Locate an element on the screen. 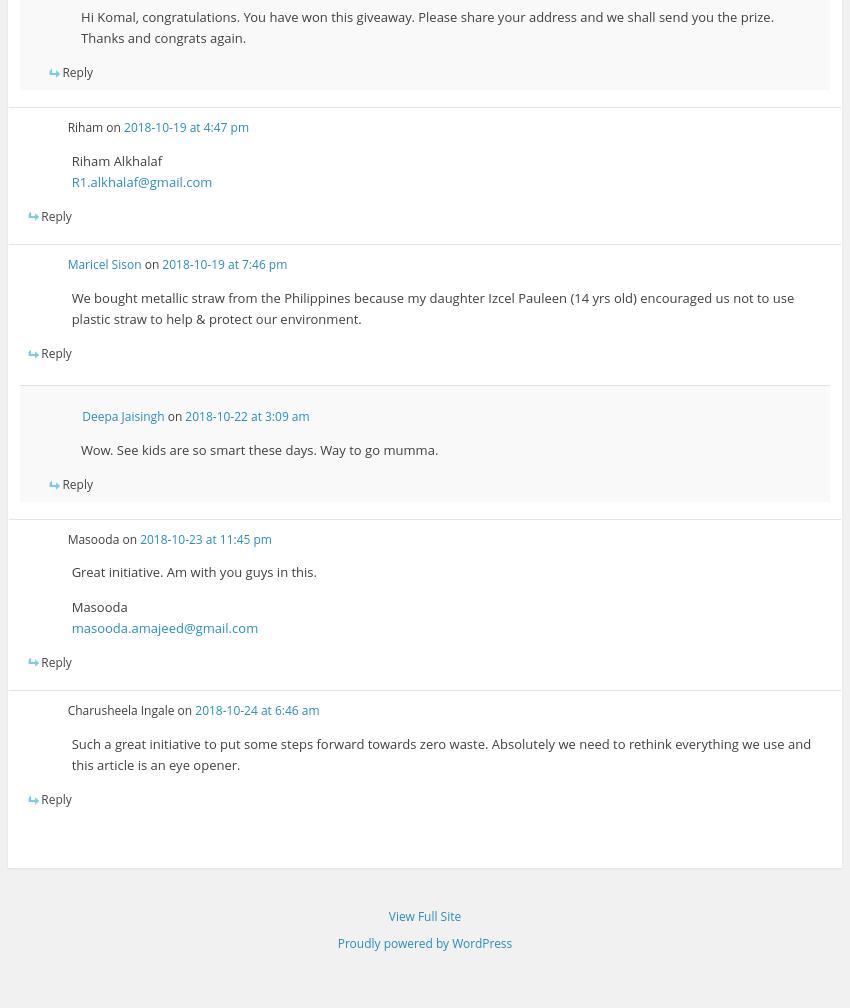 The height and width of the screenshot is (1008, 850). 'Hi Komal, congratulations. You have won this giveaway. Please share your address and we shall send you the prize. Thanks and congrats again.' is located at coordinates (426, 27).